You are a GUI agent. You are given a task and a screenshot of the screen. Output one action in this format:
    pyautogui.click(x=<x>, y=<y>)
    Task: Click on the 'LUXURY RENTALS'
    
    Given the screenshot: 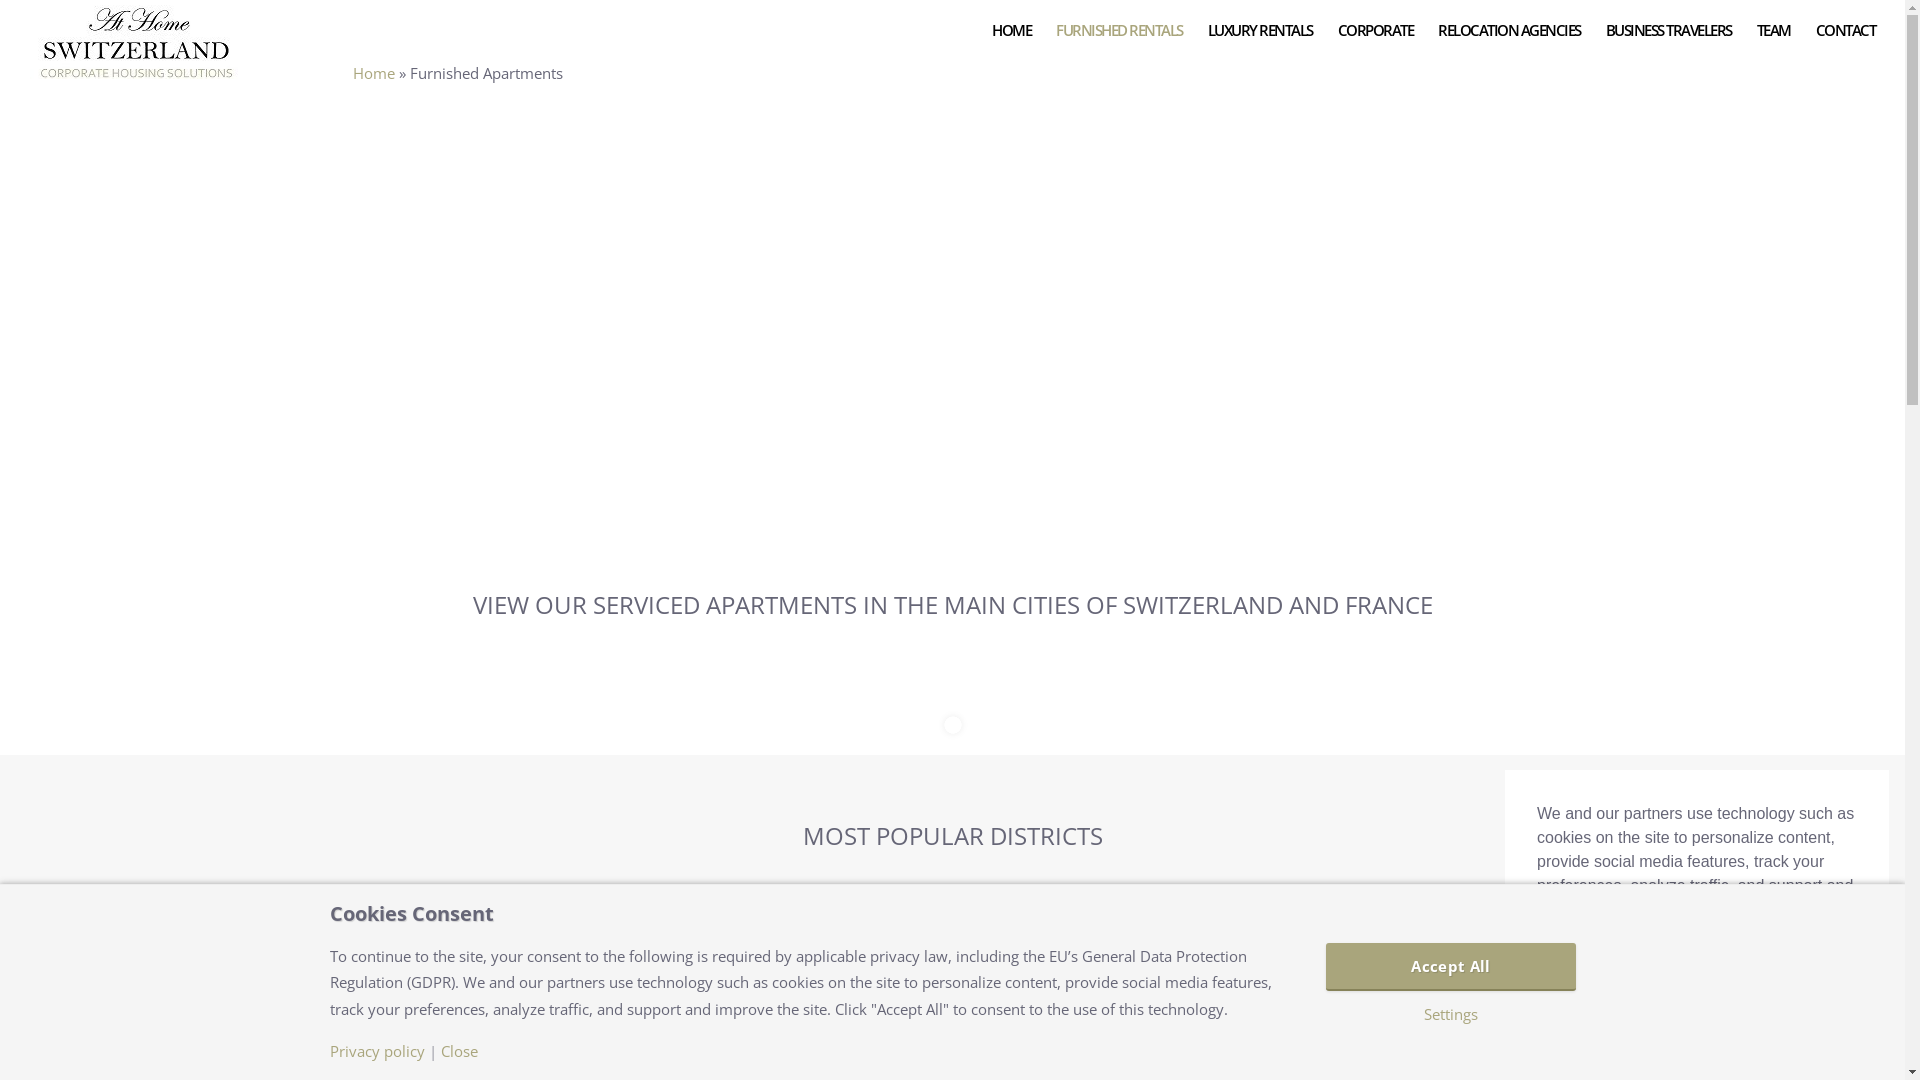 What is the action you would take?
    pyautogui.click(x=1207, y=30)
    